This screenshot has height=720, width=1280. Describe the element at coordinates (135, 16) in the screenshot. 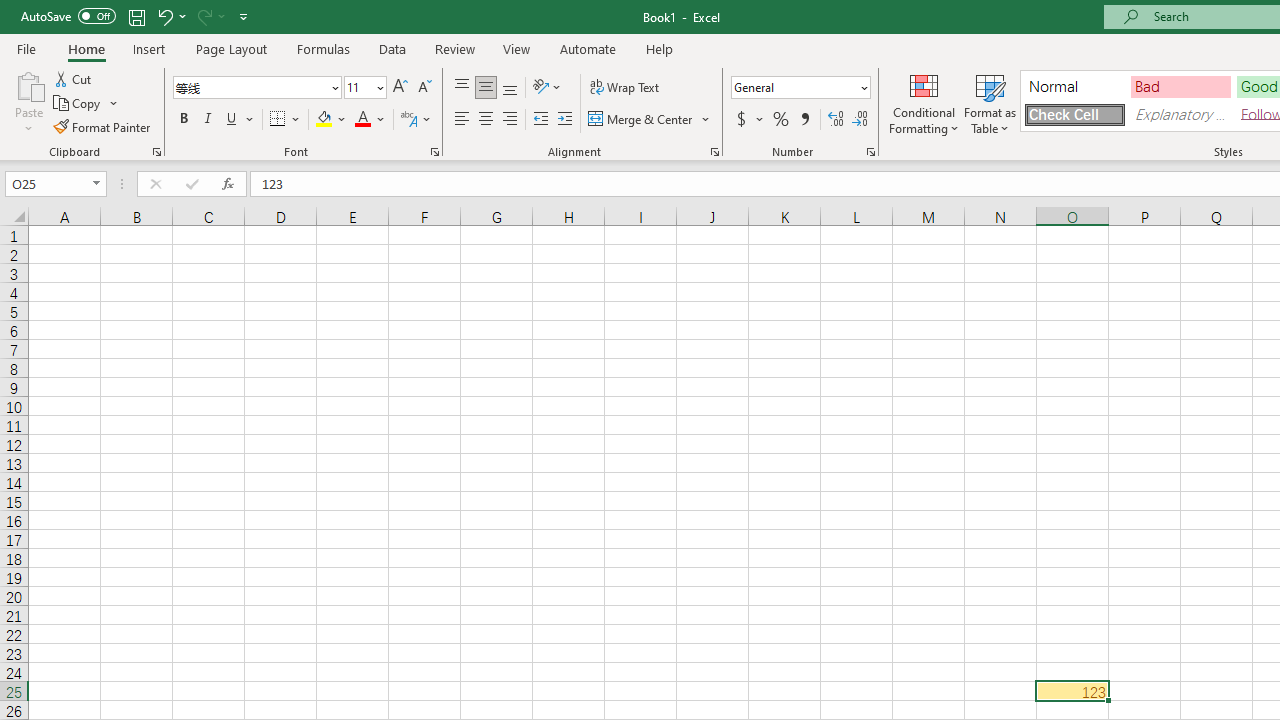

I see `'Save'` at that location.